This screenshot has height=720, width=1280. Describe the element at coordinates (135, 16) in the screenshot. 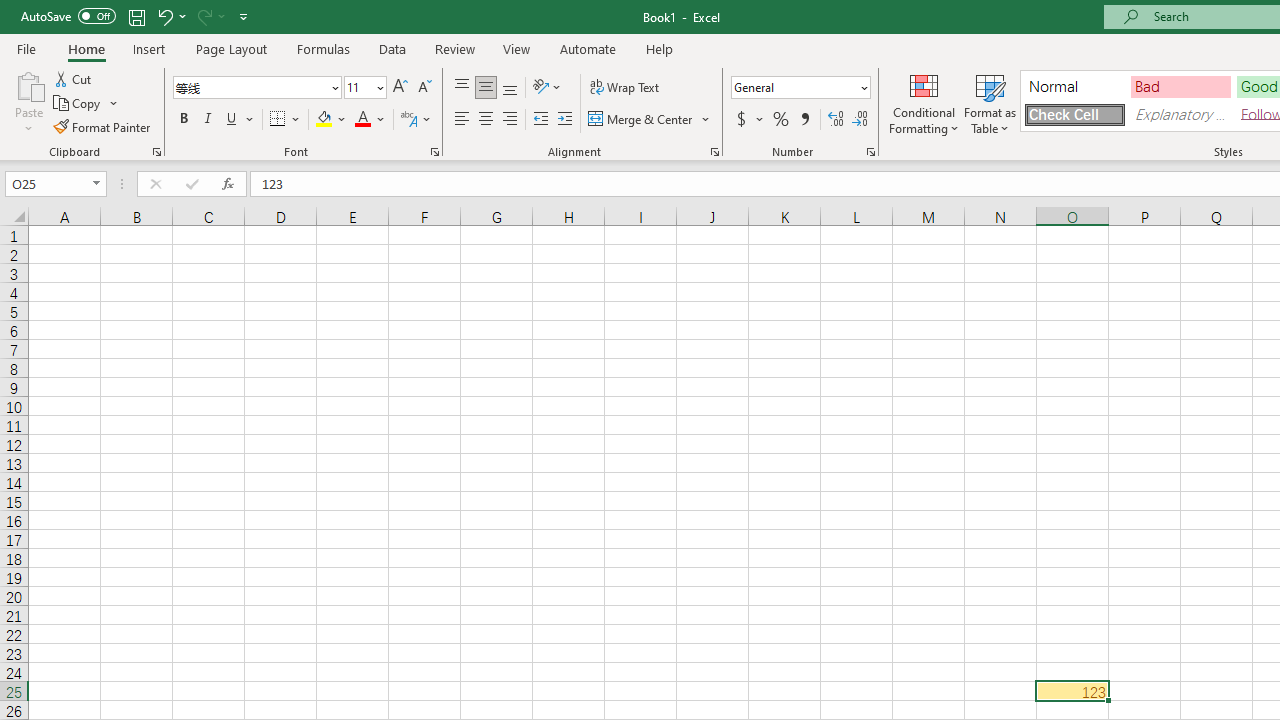

I see `'Save'` at that location.